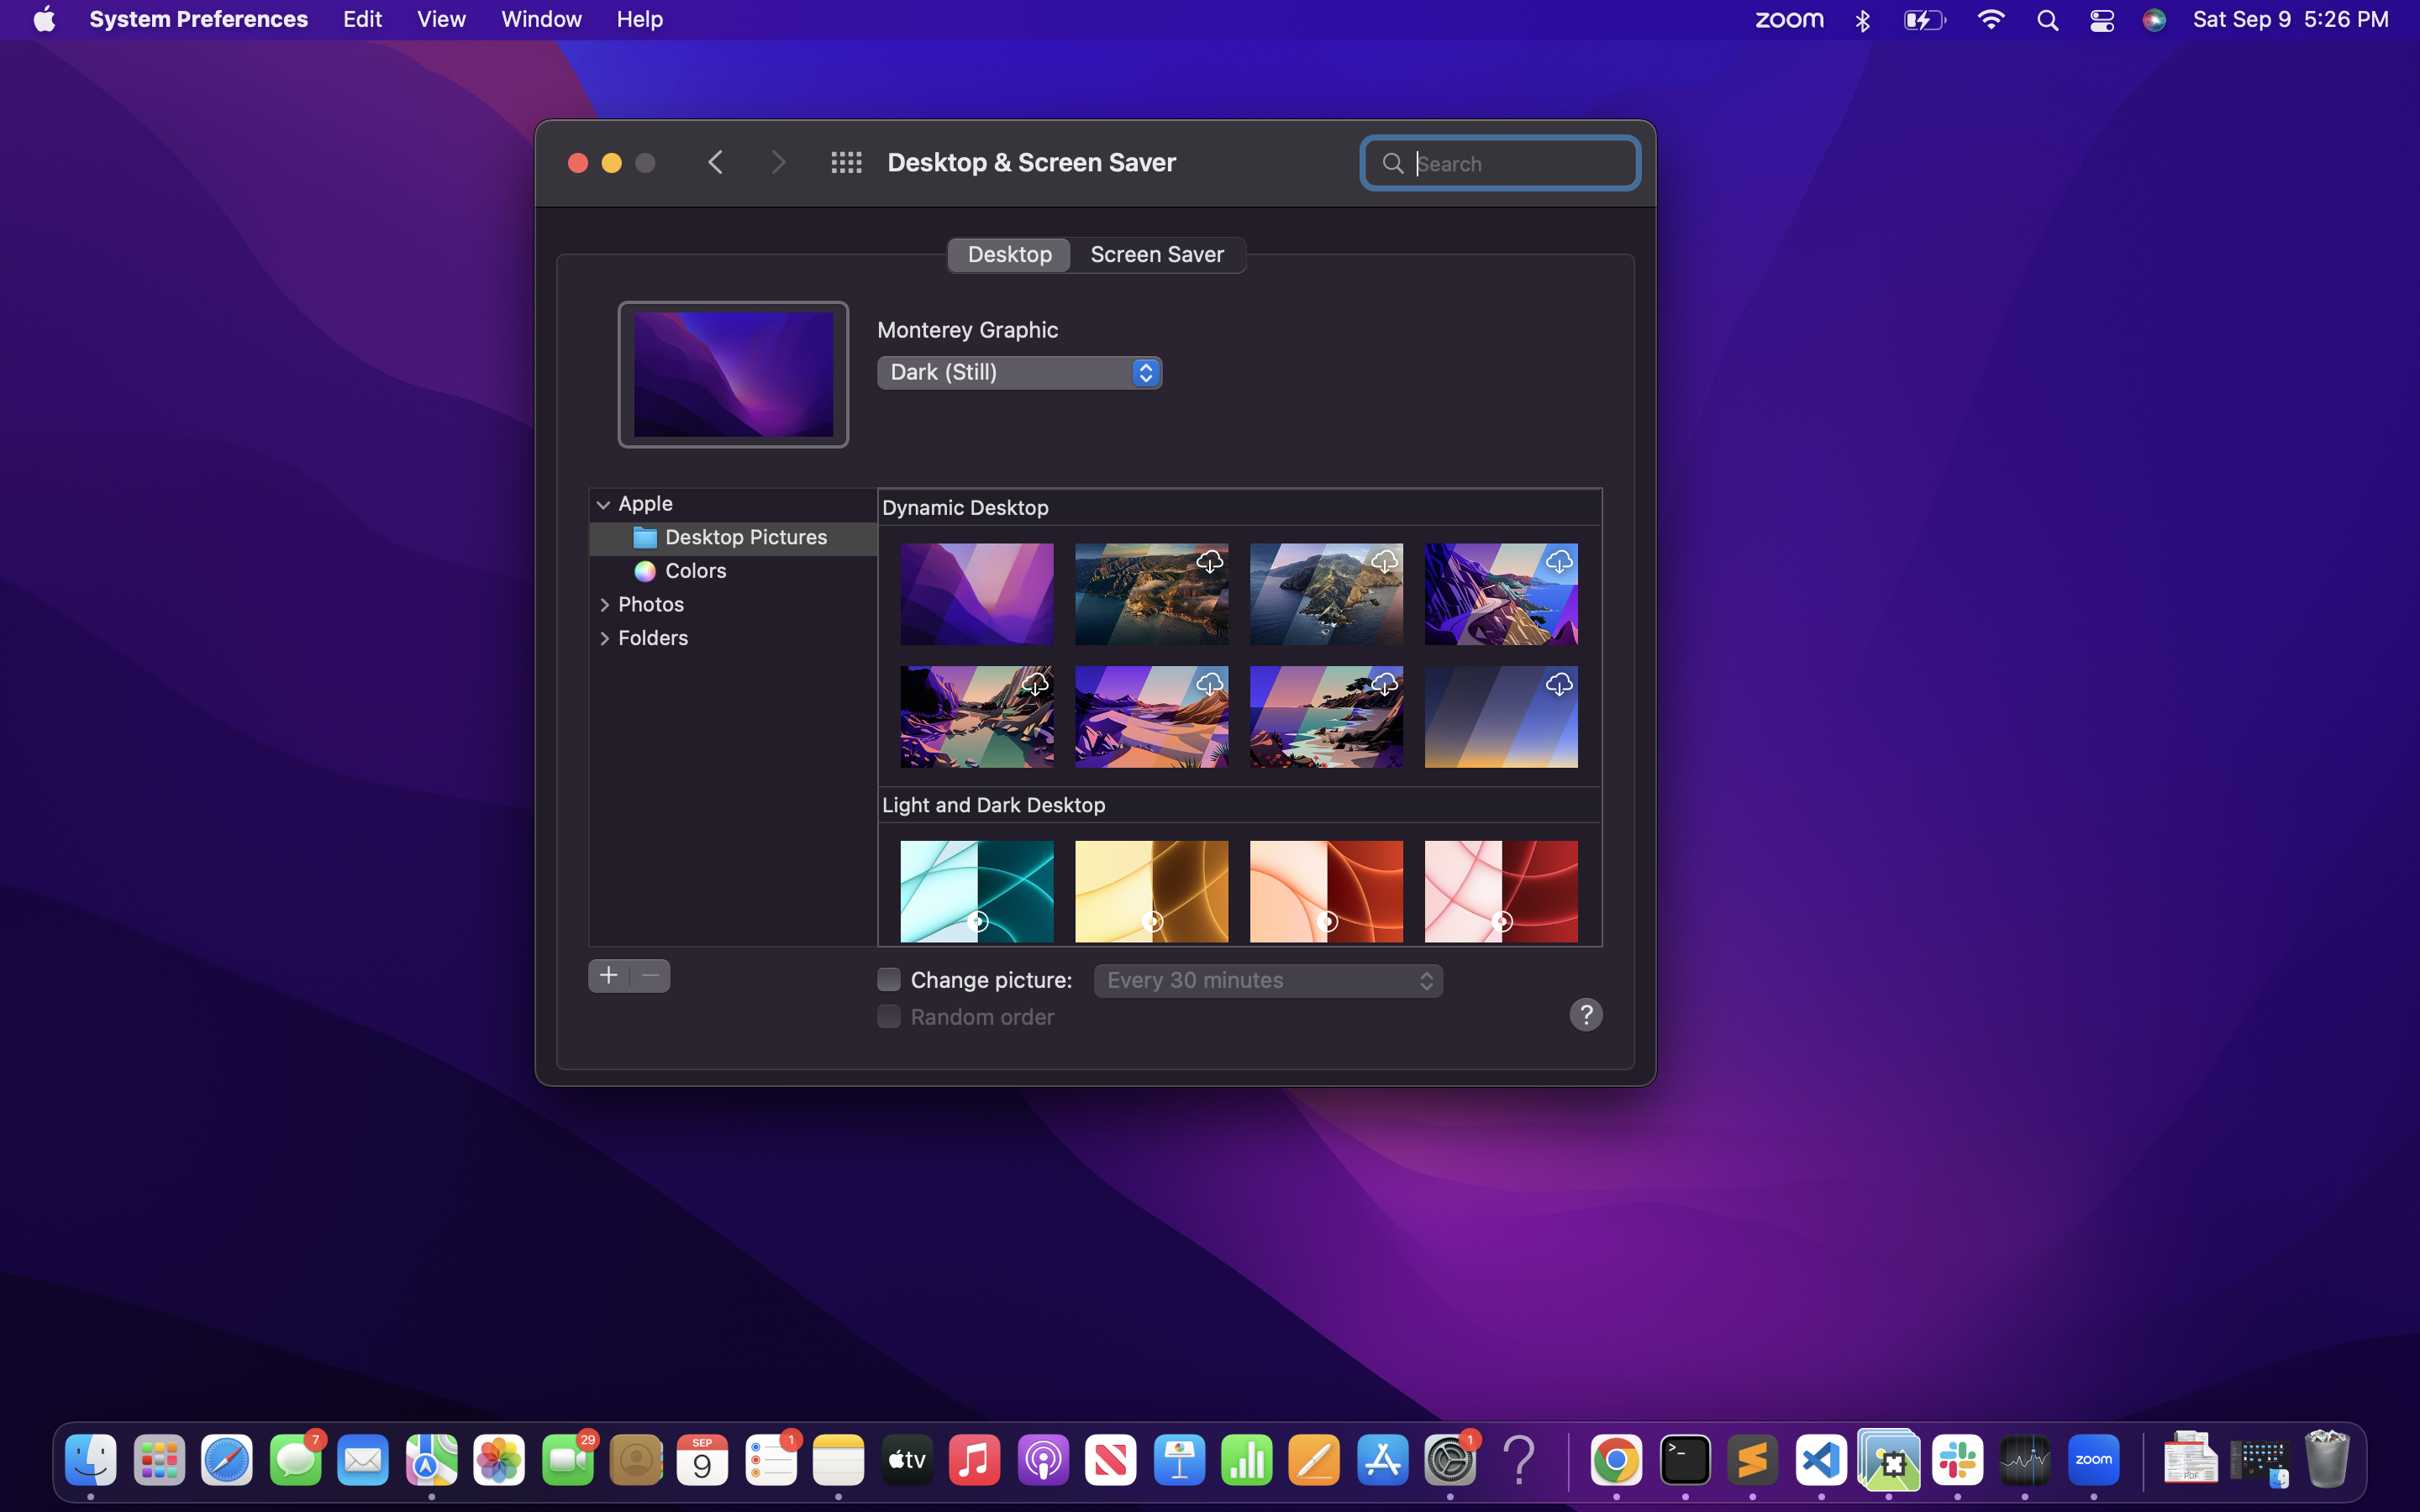 This screenshot has height=1512, width=2420. Describe the element at coordinates (602, 503) in the screenshot. I see `the option settings` at that location.